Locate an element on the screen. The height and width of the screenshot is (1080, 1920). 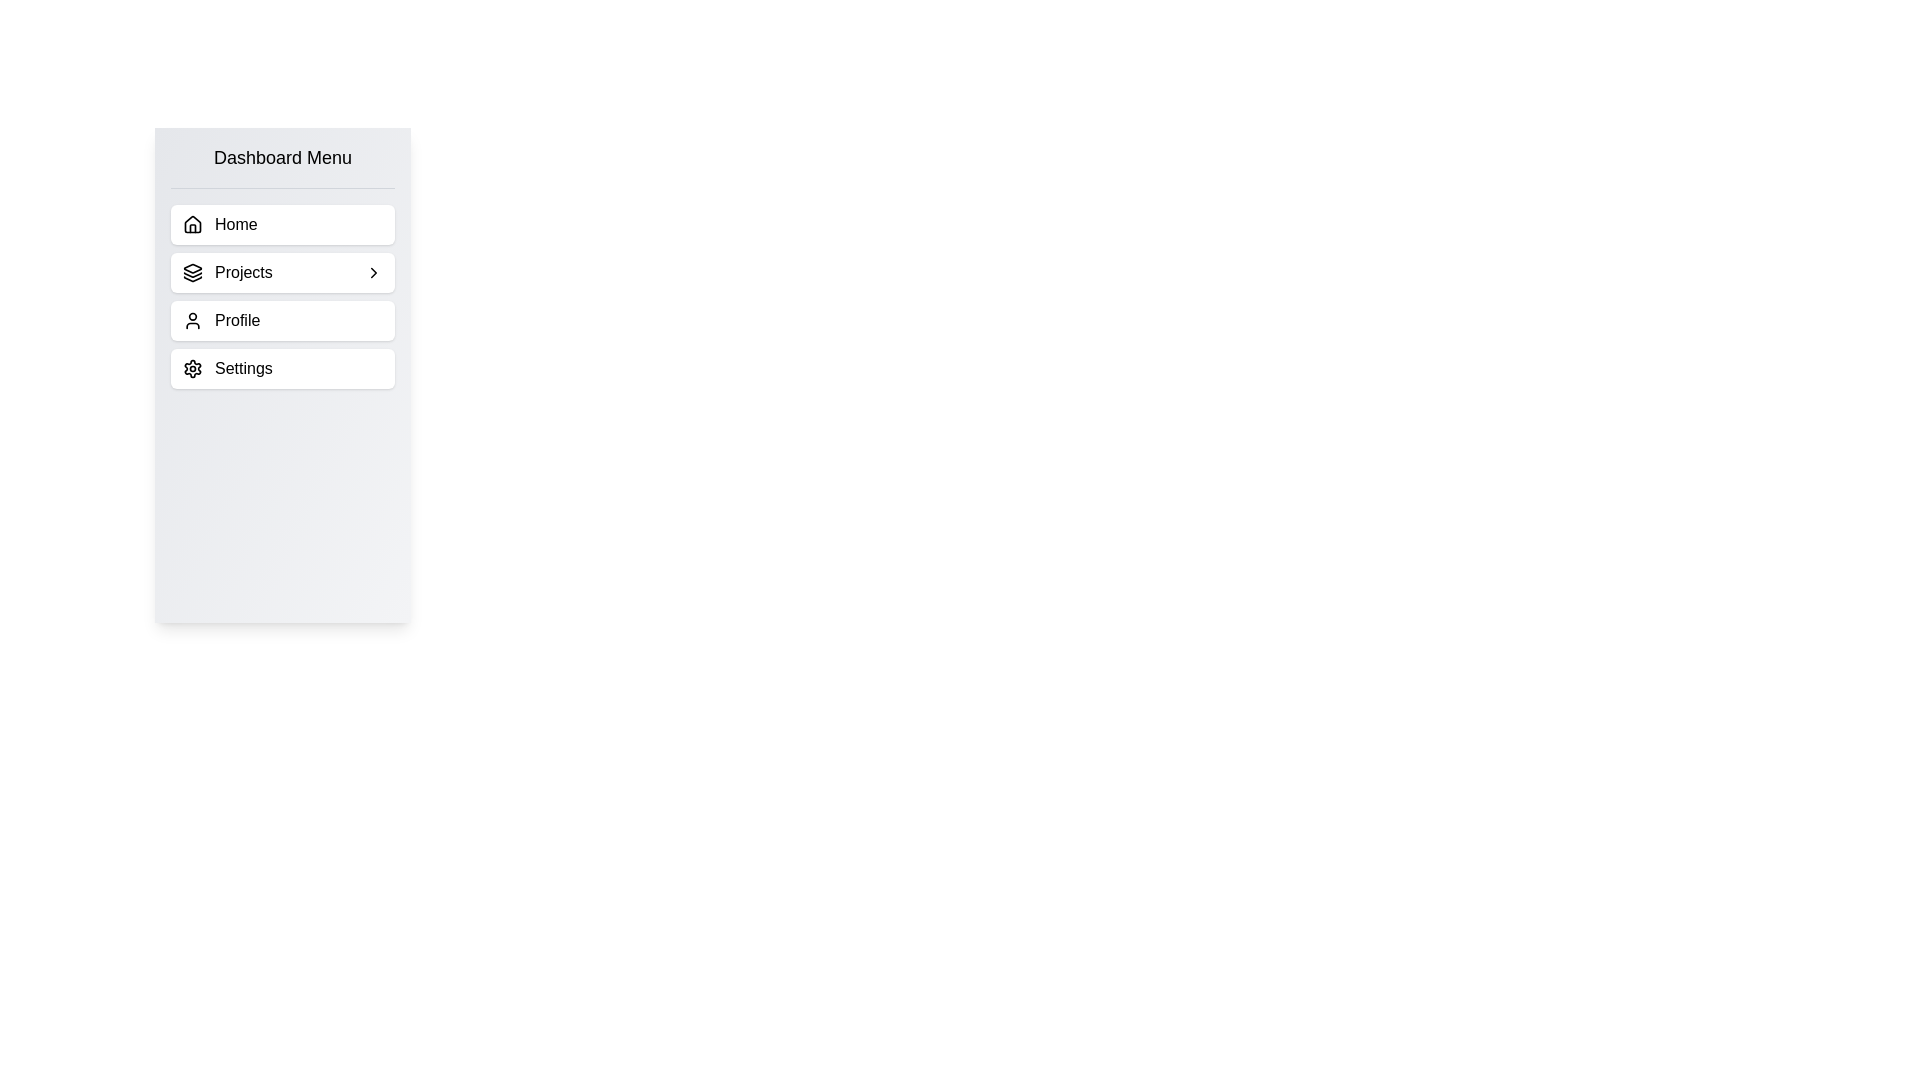
the house icon located in the vertical navigation menu, which symbolizes the home or dashboard functionality is located at coordinates (192, 223).